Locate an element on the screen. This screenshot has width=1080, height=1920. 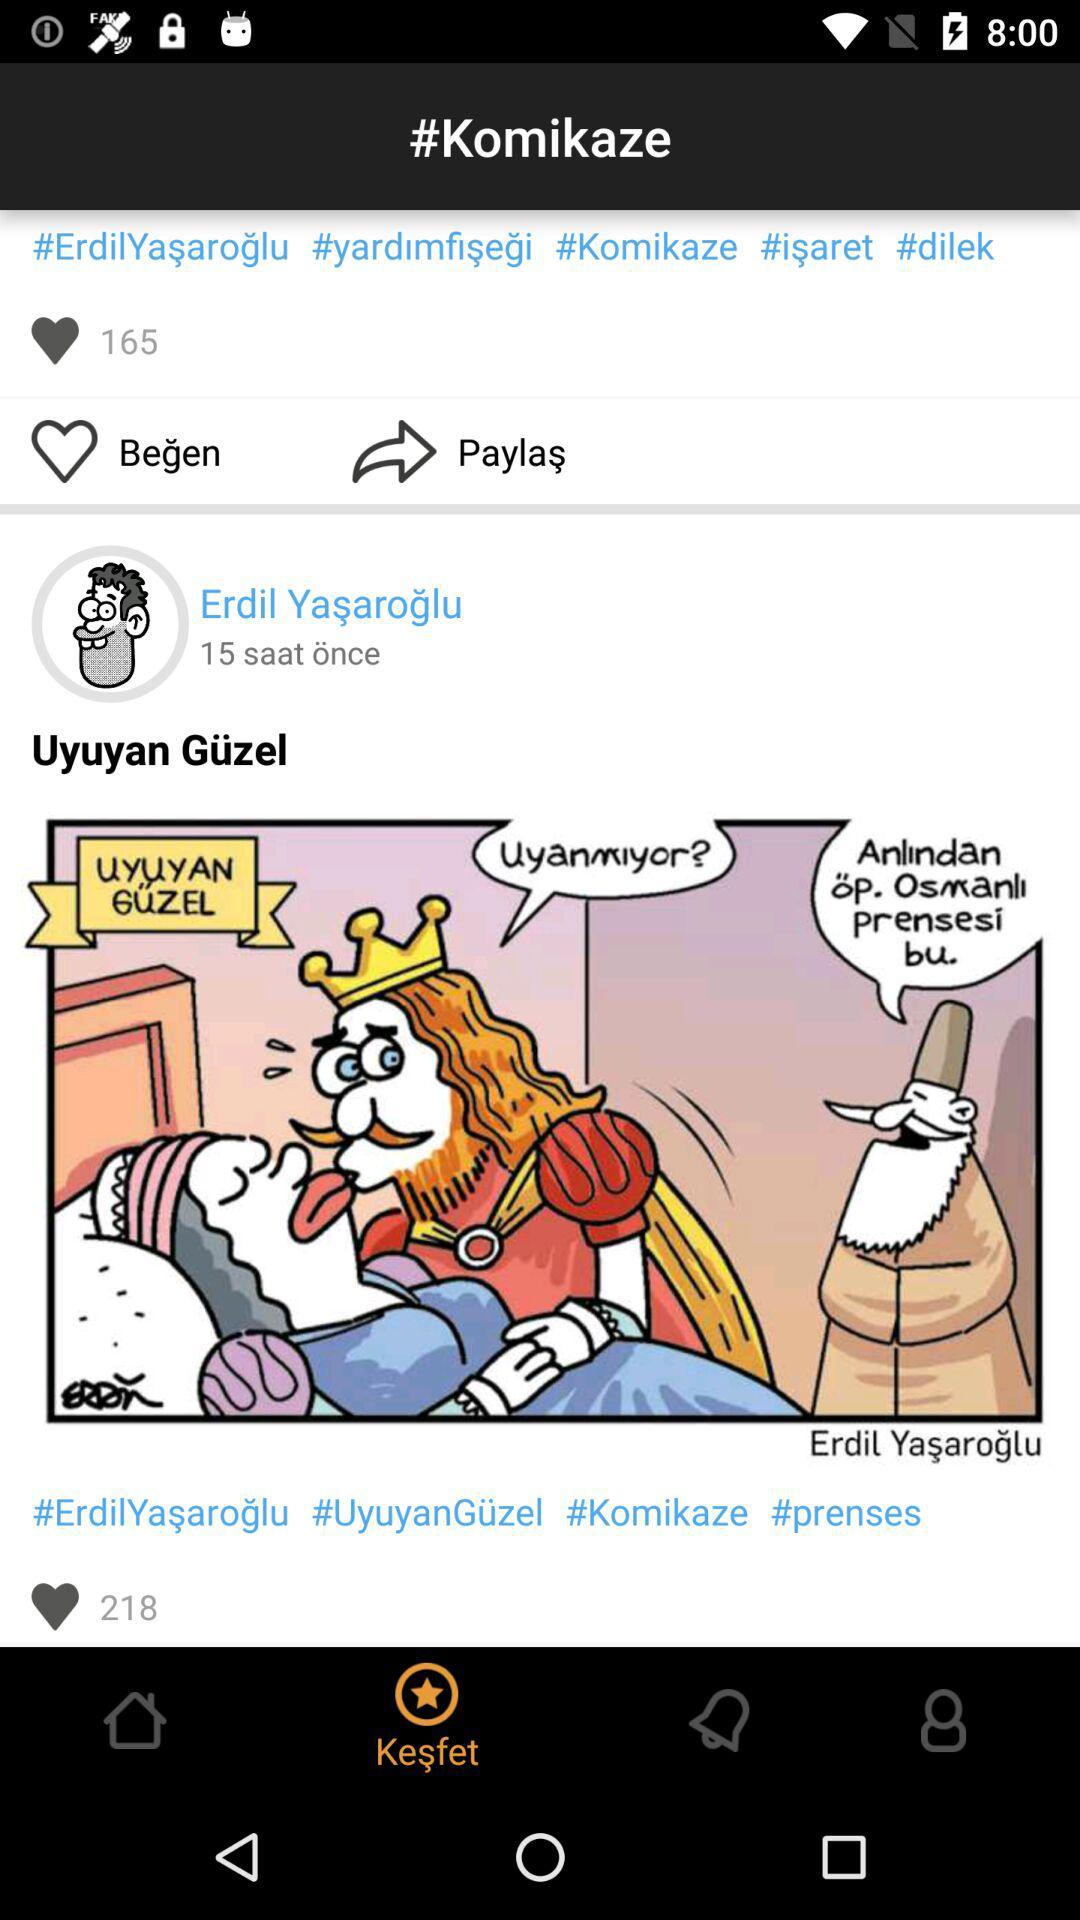
the 165 is located at coordinates (128, 340).